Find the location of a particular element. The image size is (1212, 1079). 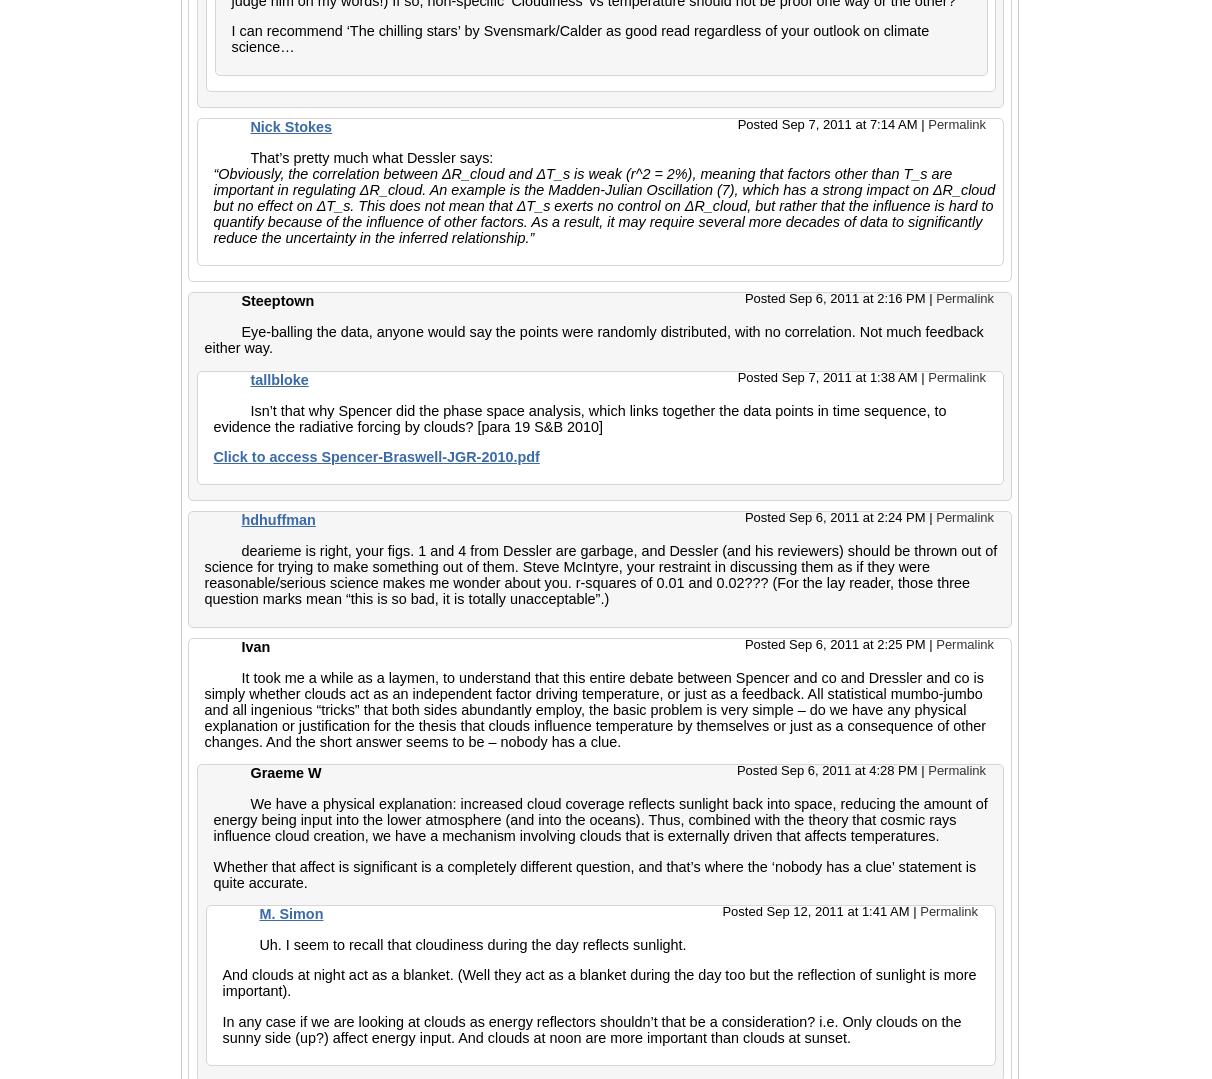

'Posted Sep 7, 2011 at 1:38 AM' is located at coordinates (828, 375).